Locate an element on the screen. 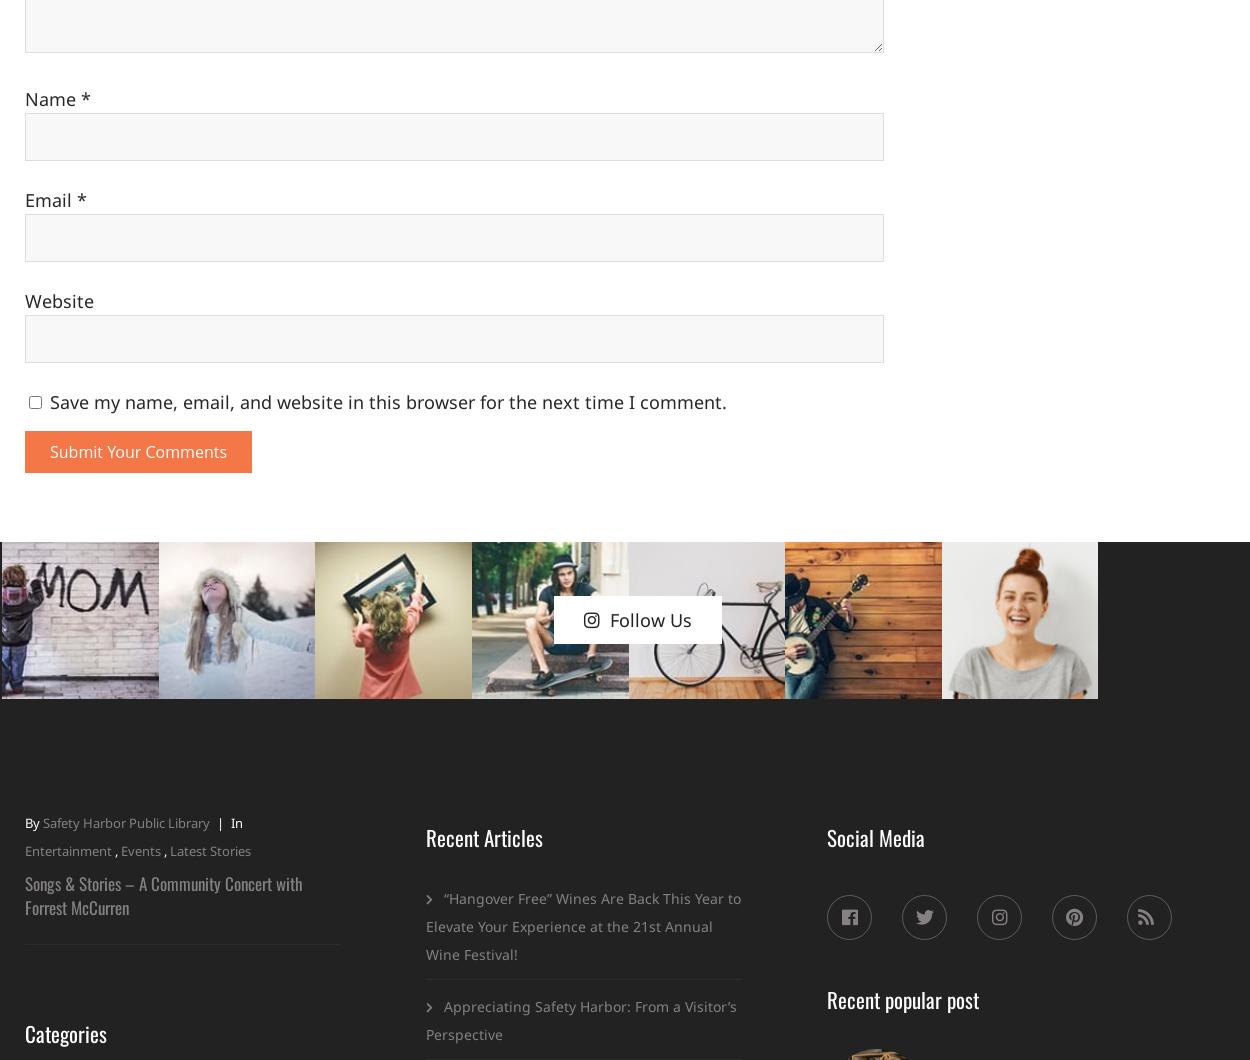 The width and height of the screenshot is (1250, 1060). 'Follow Us' is located at coordinates (650, 619).